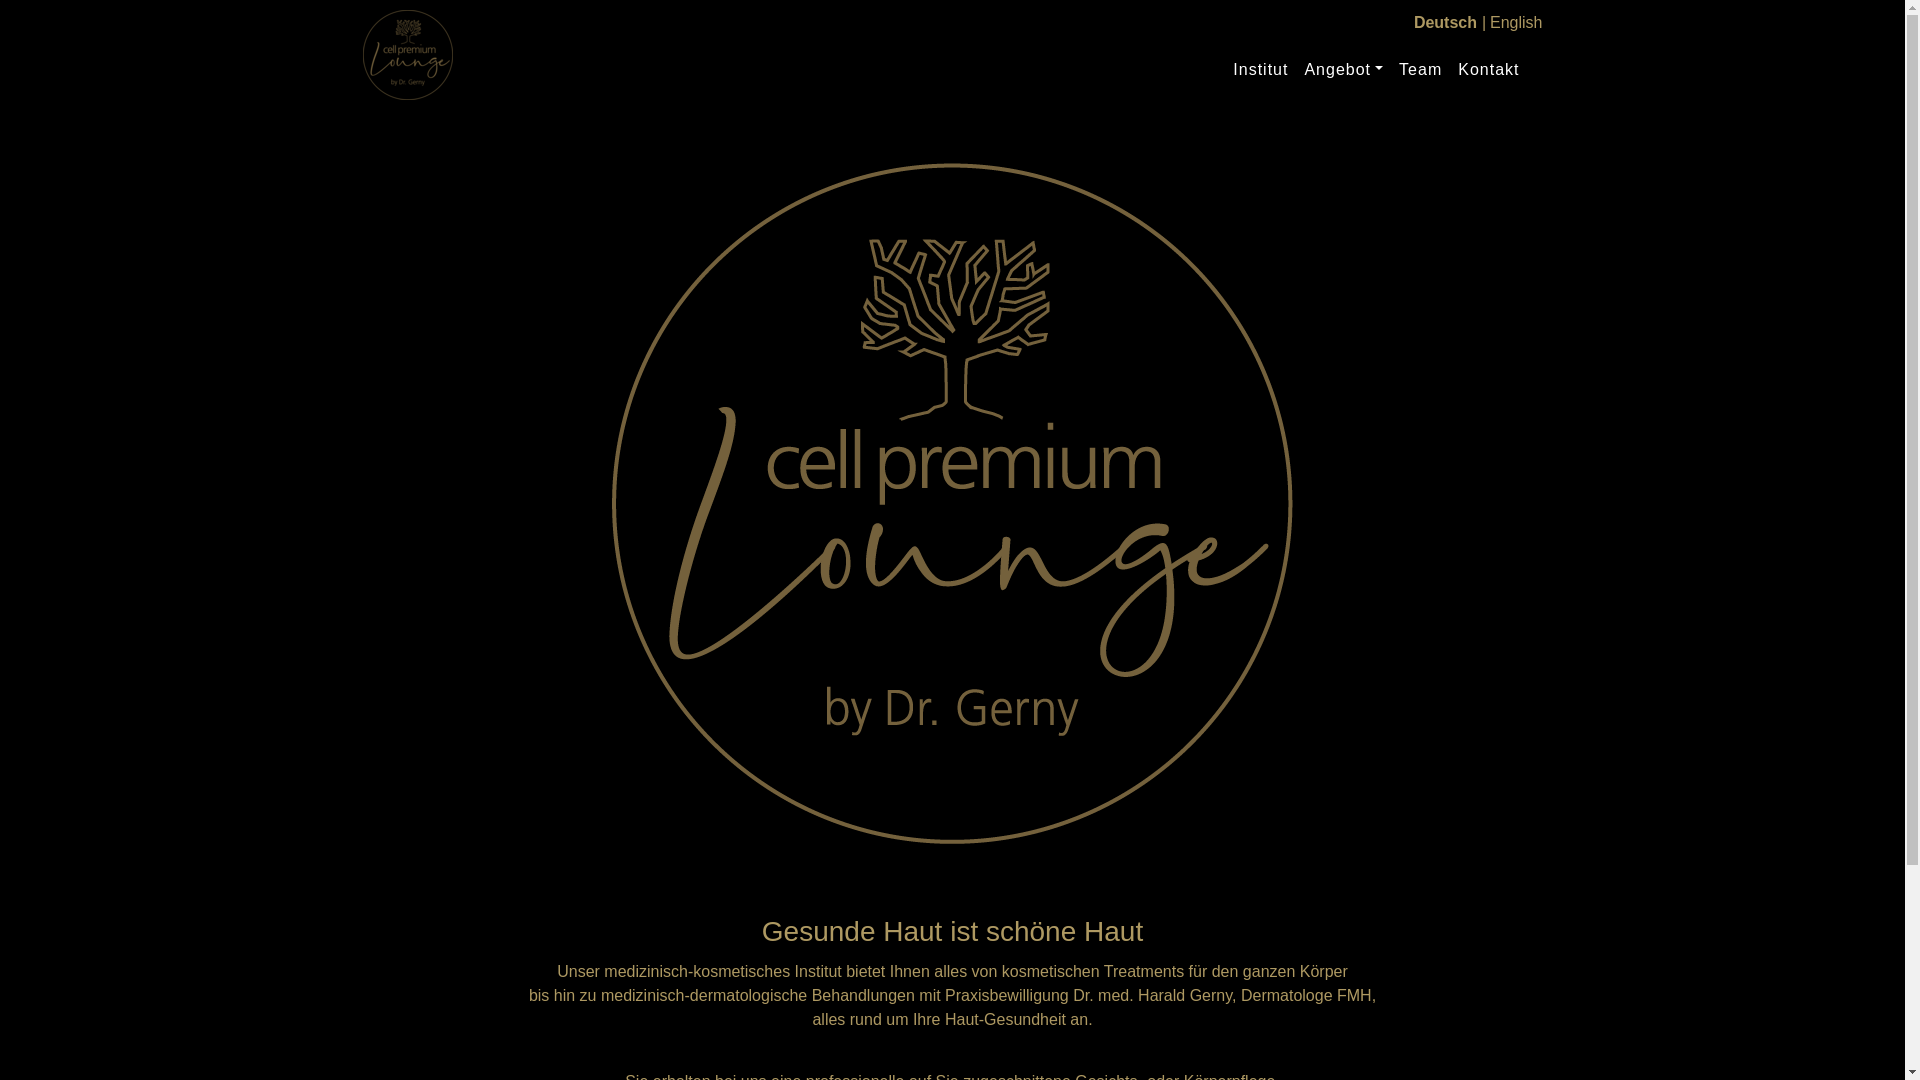 Image resolution: width=1920 pixels, height=1080 pixels. I want to click on 'Institut', so click(1259, 68).